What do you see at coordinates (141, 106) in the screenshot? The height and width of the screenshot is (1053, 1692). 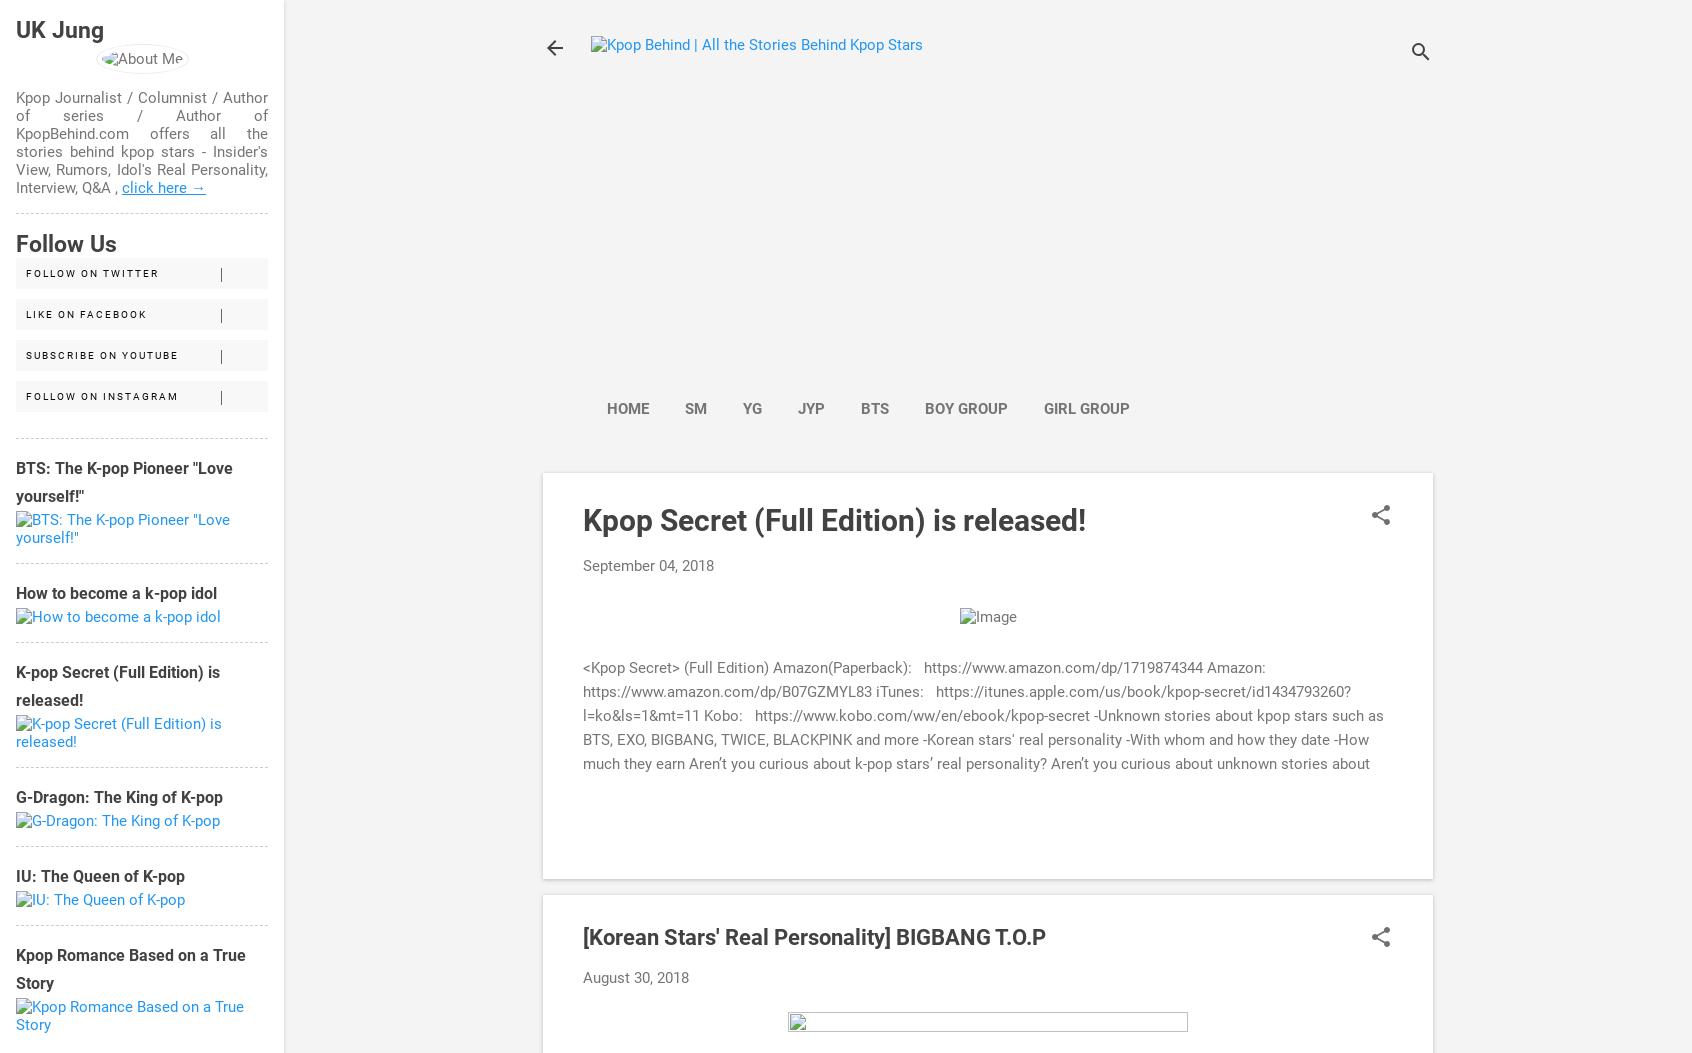 I see `'Kpop Journalist / Columnist / Author of'` at bounding box center [141, 106].